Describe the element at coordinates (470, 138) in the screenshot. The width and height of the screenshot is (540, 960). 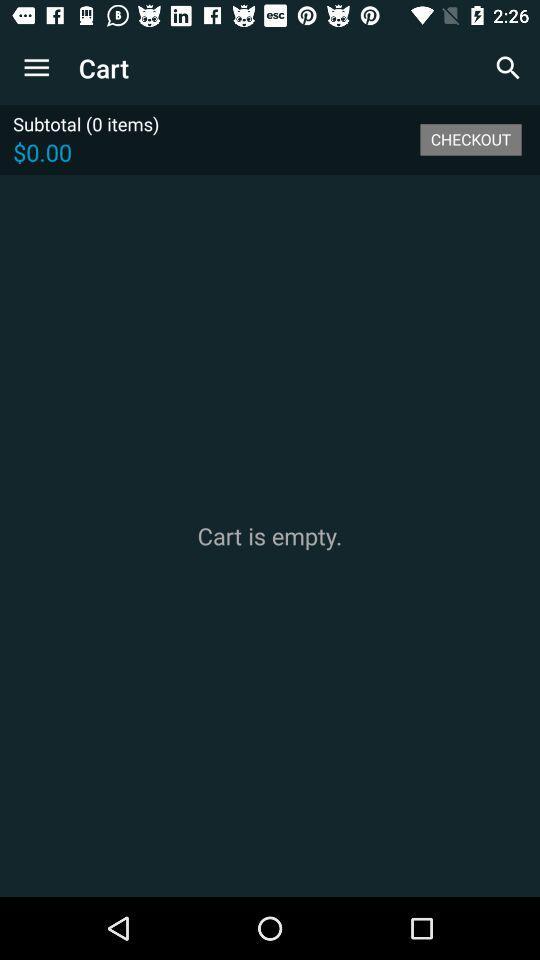
I see `the checkout` at that location.